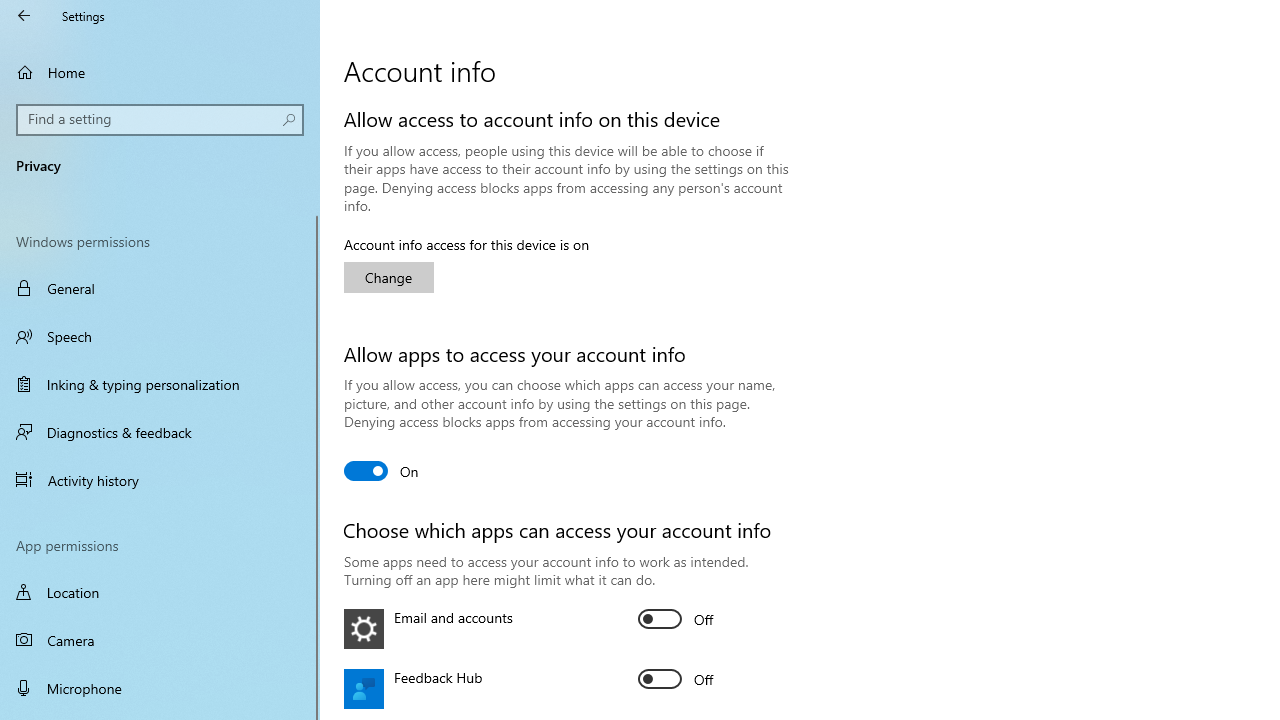  I want to click on 'Email and accounts', so click(675, 618).